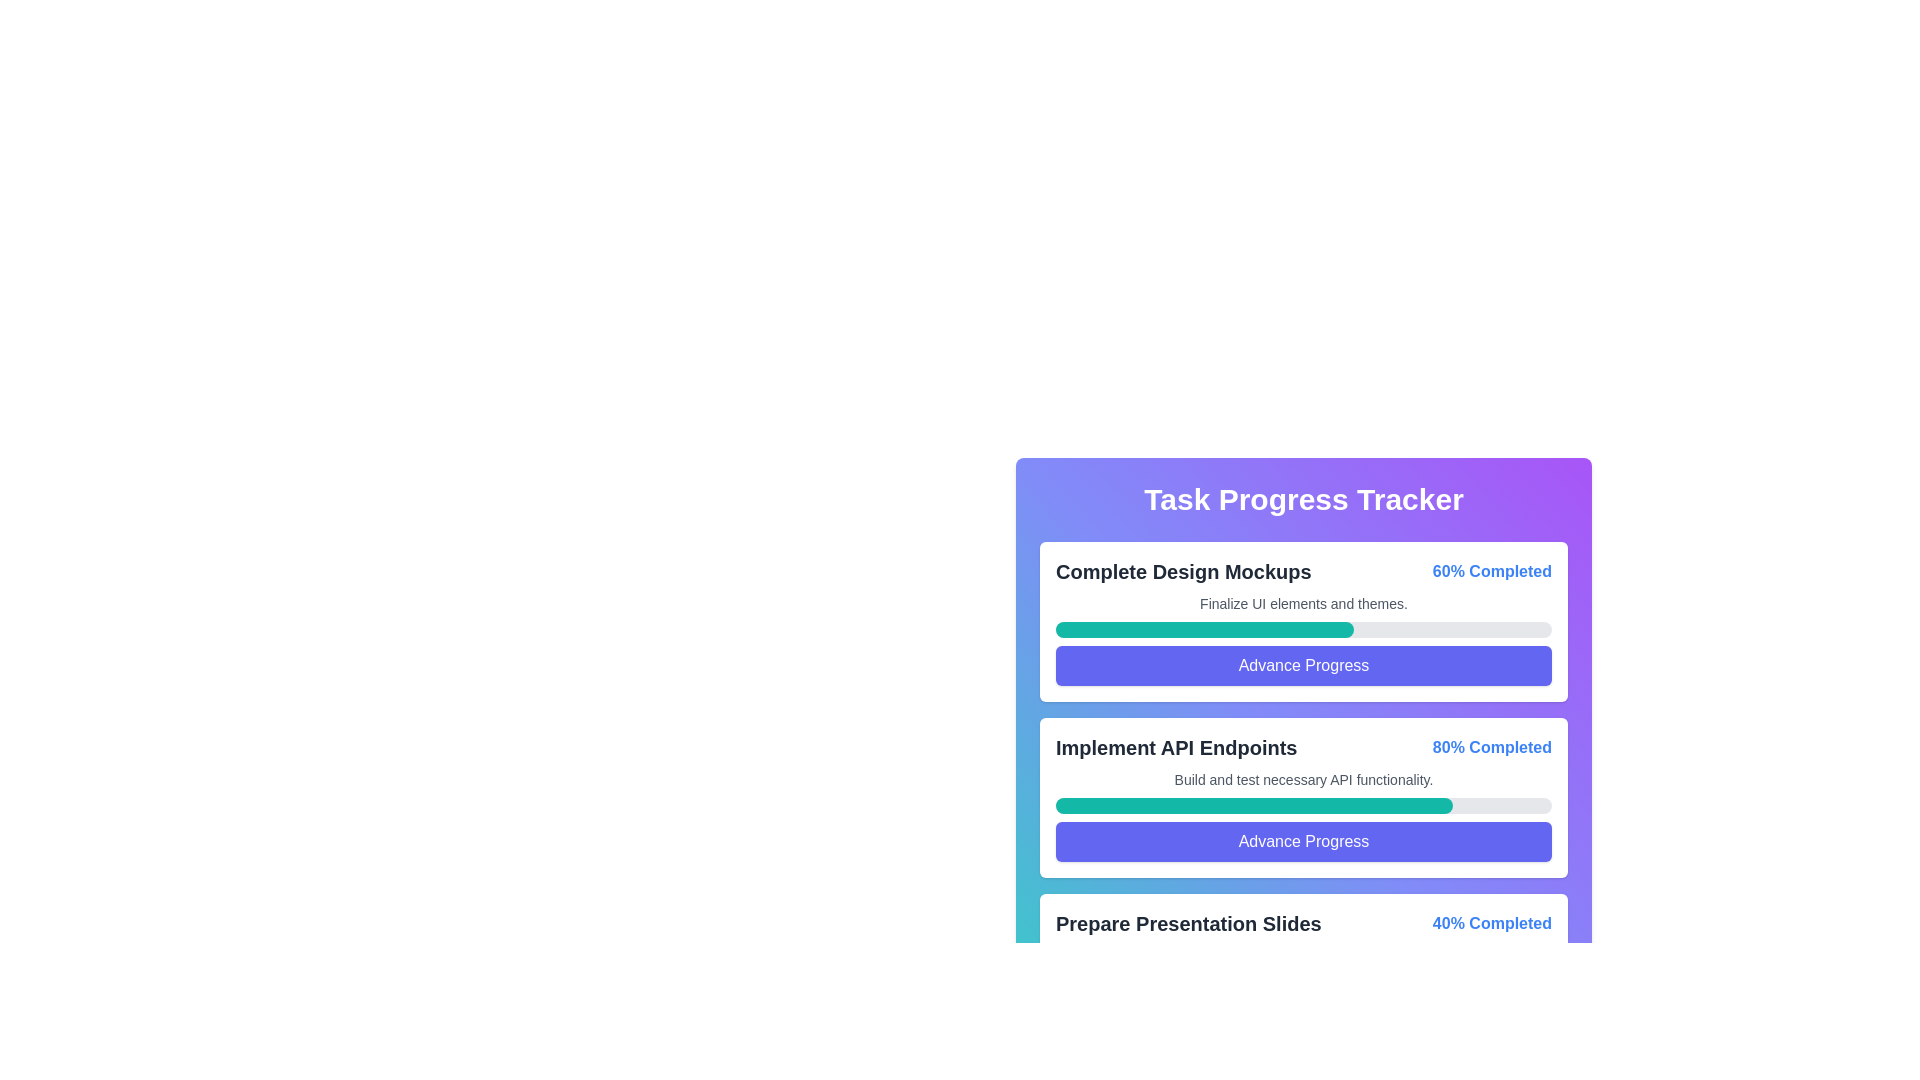  I want to click on the non-interactive text label that summarizes the task titled 'Complete Design Mockups', which is positioned at the top-left of the task block and aligned with the progress percentage text, so click(1183, 571).